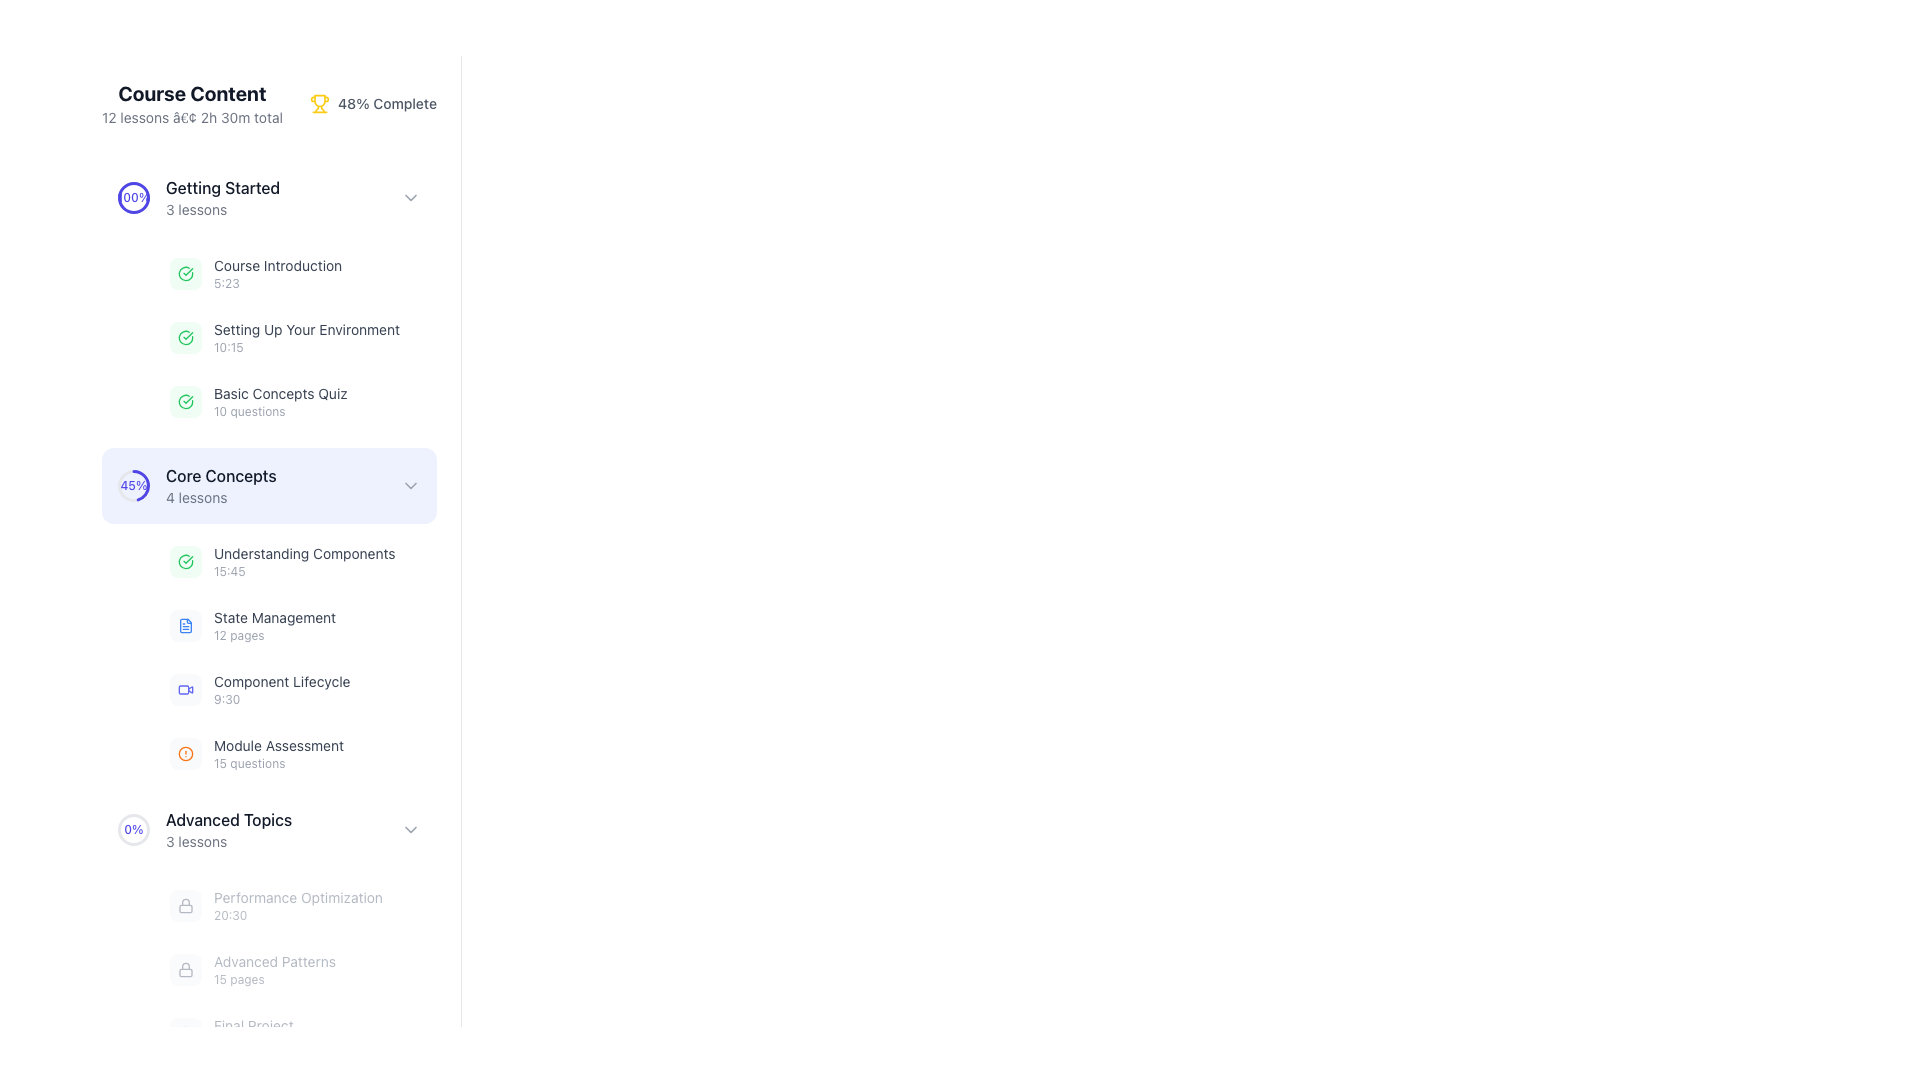  I want to click on the icon representing the video lesson in the 'Core Concepts' section, so click(186, 689).